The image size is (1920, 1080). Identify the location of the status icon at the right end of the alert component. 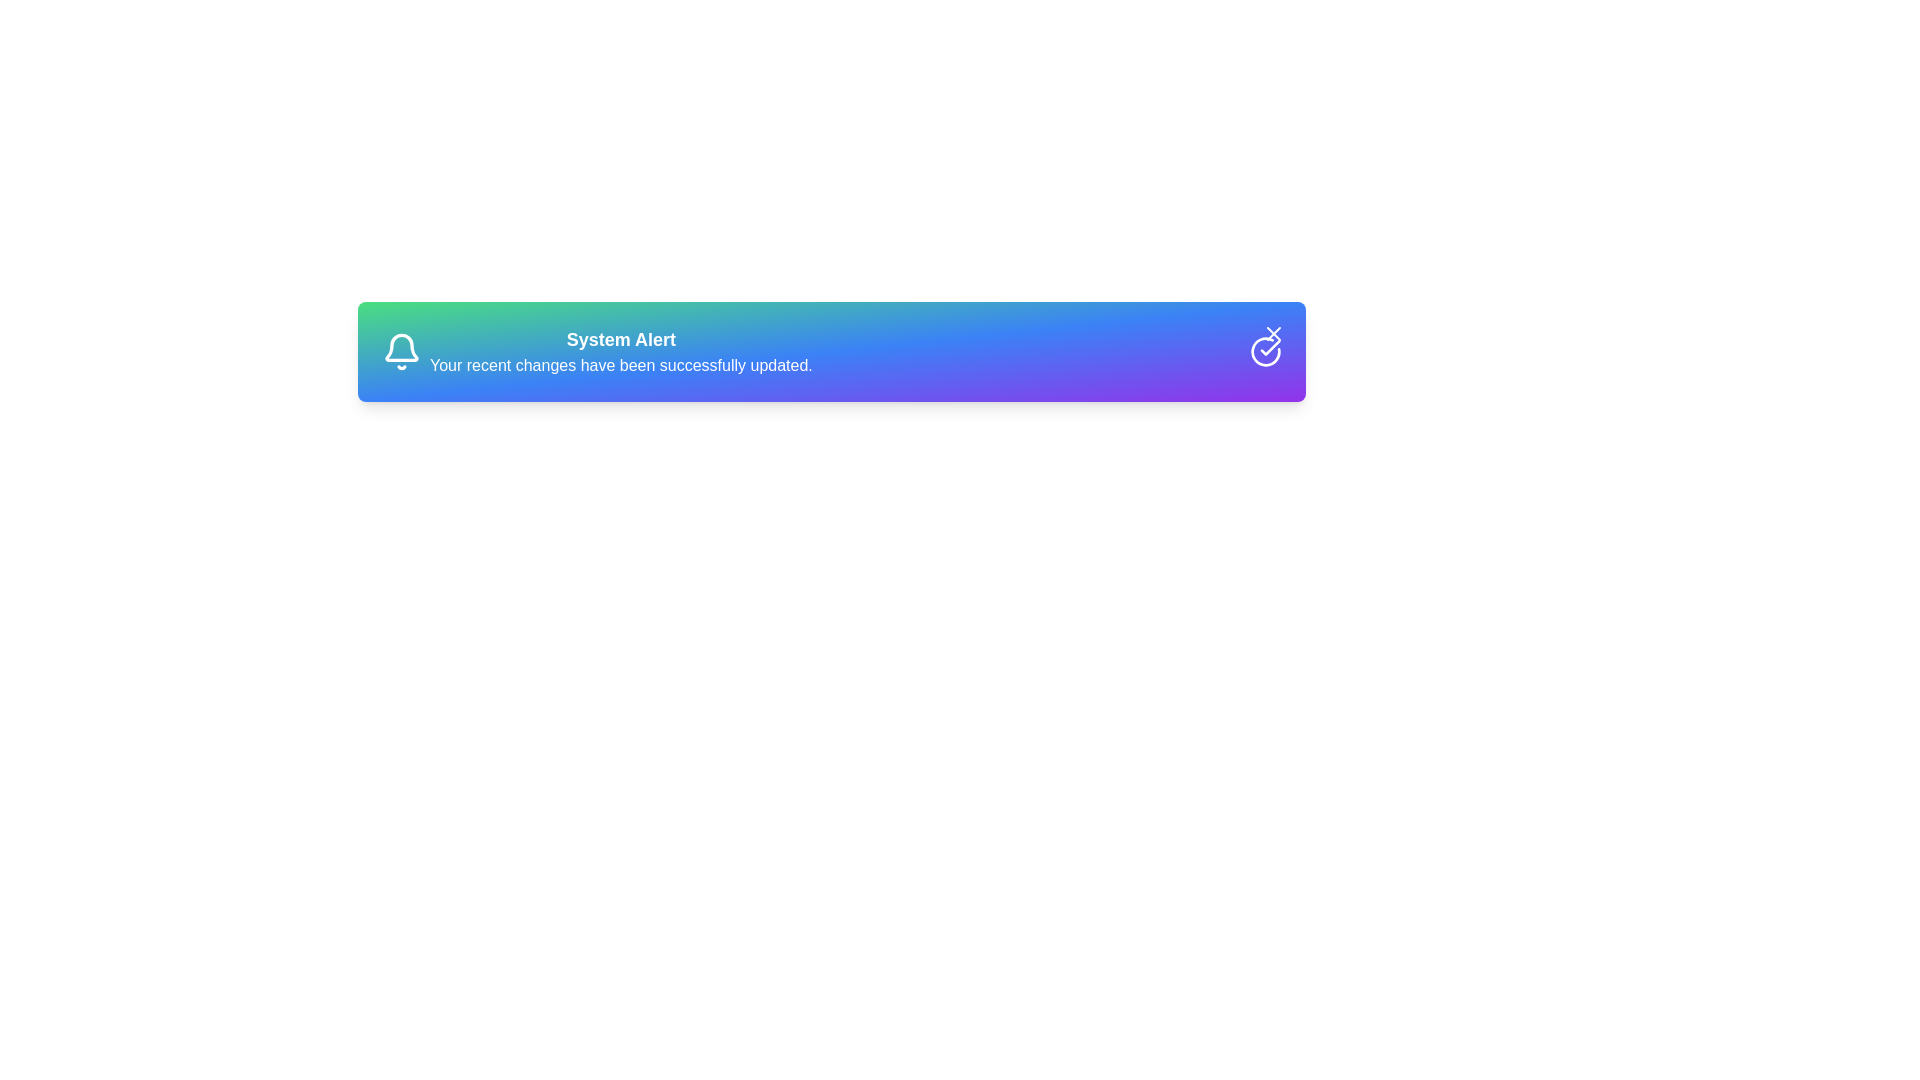
(1265, 350).